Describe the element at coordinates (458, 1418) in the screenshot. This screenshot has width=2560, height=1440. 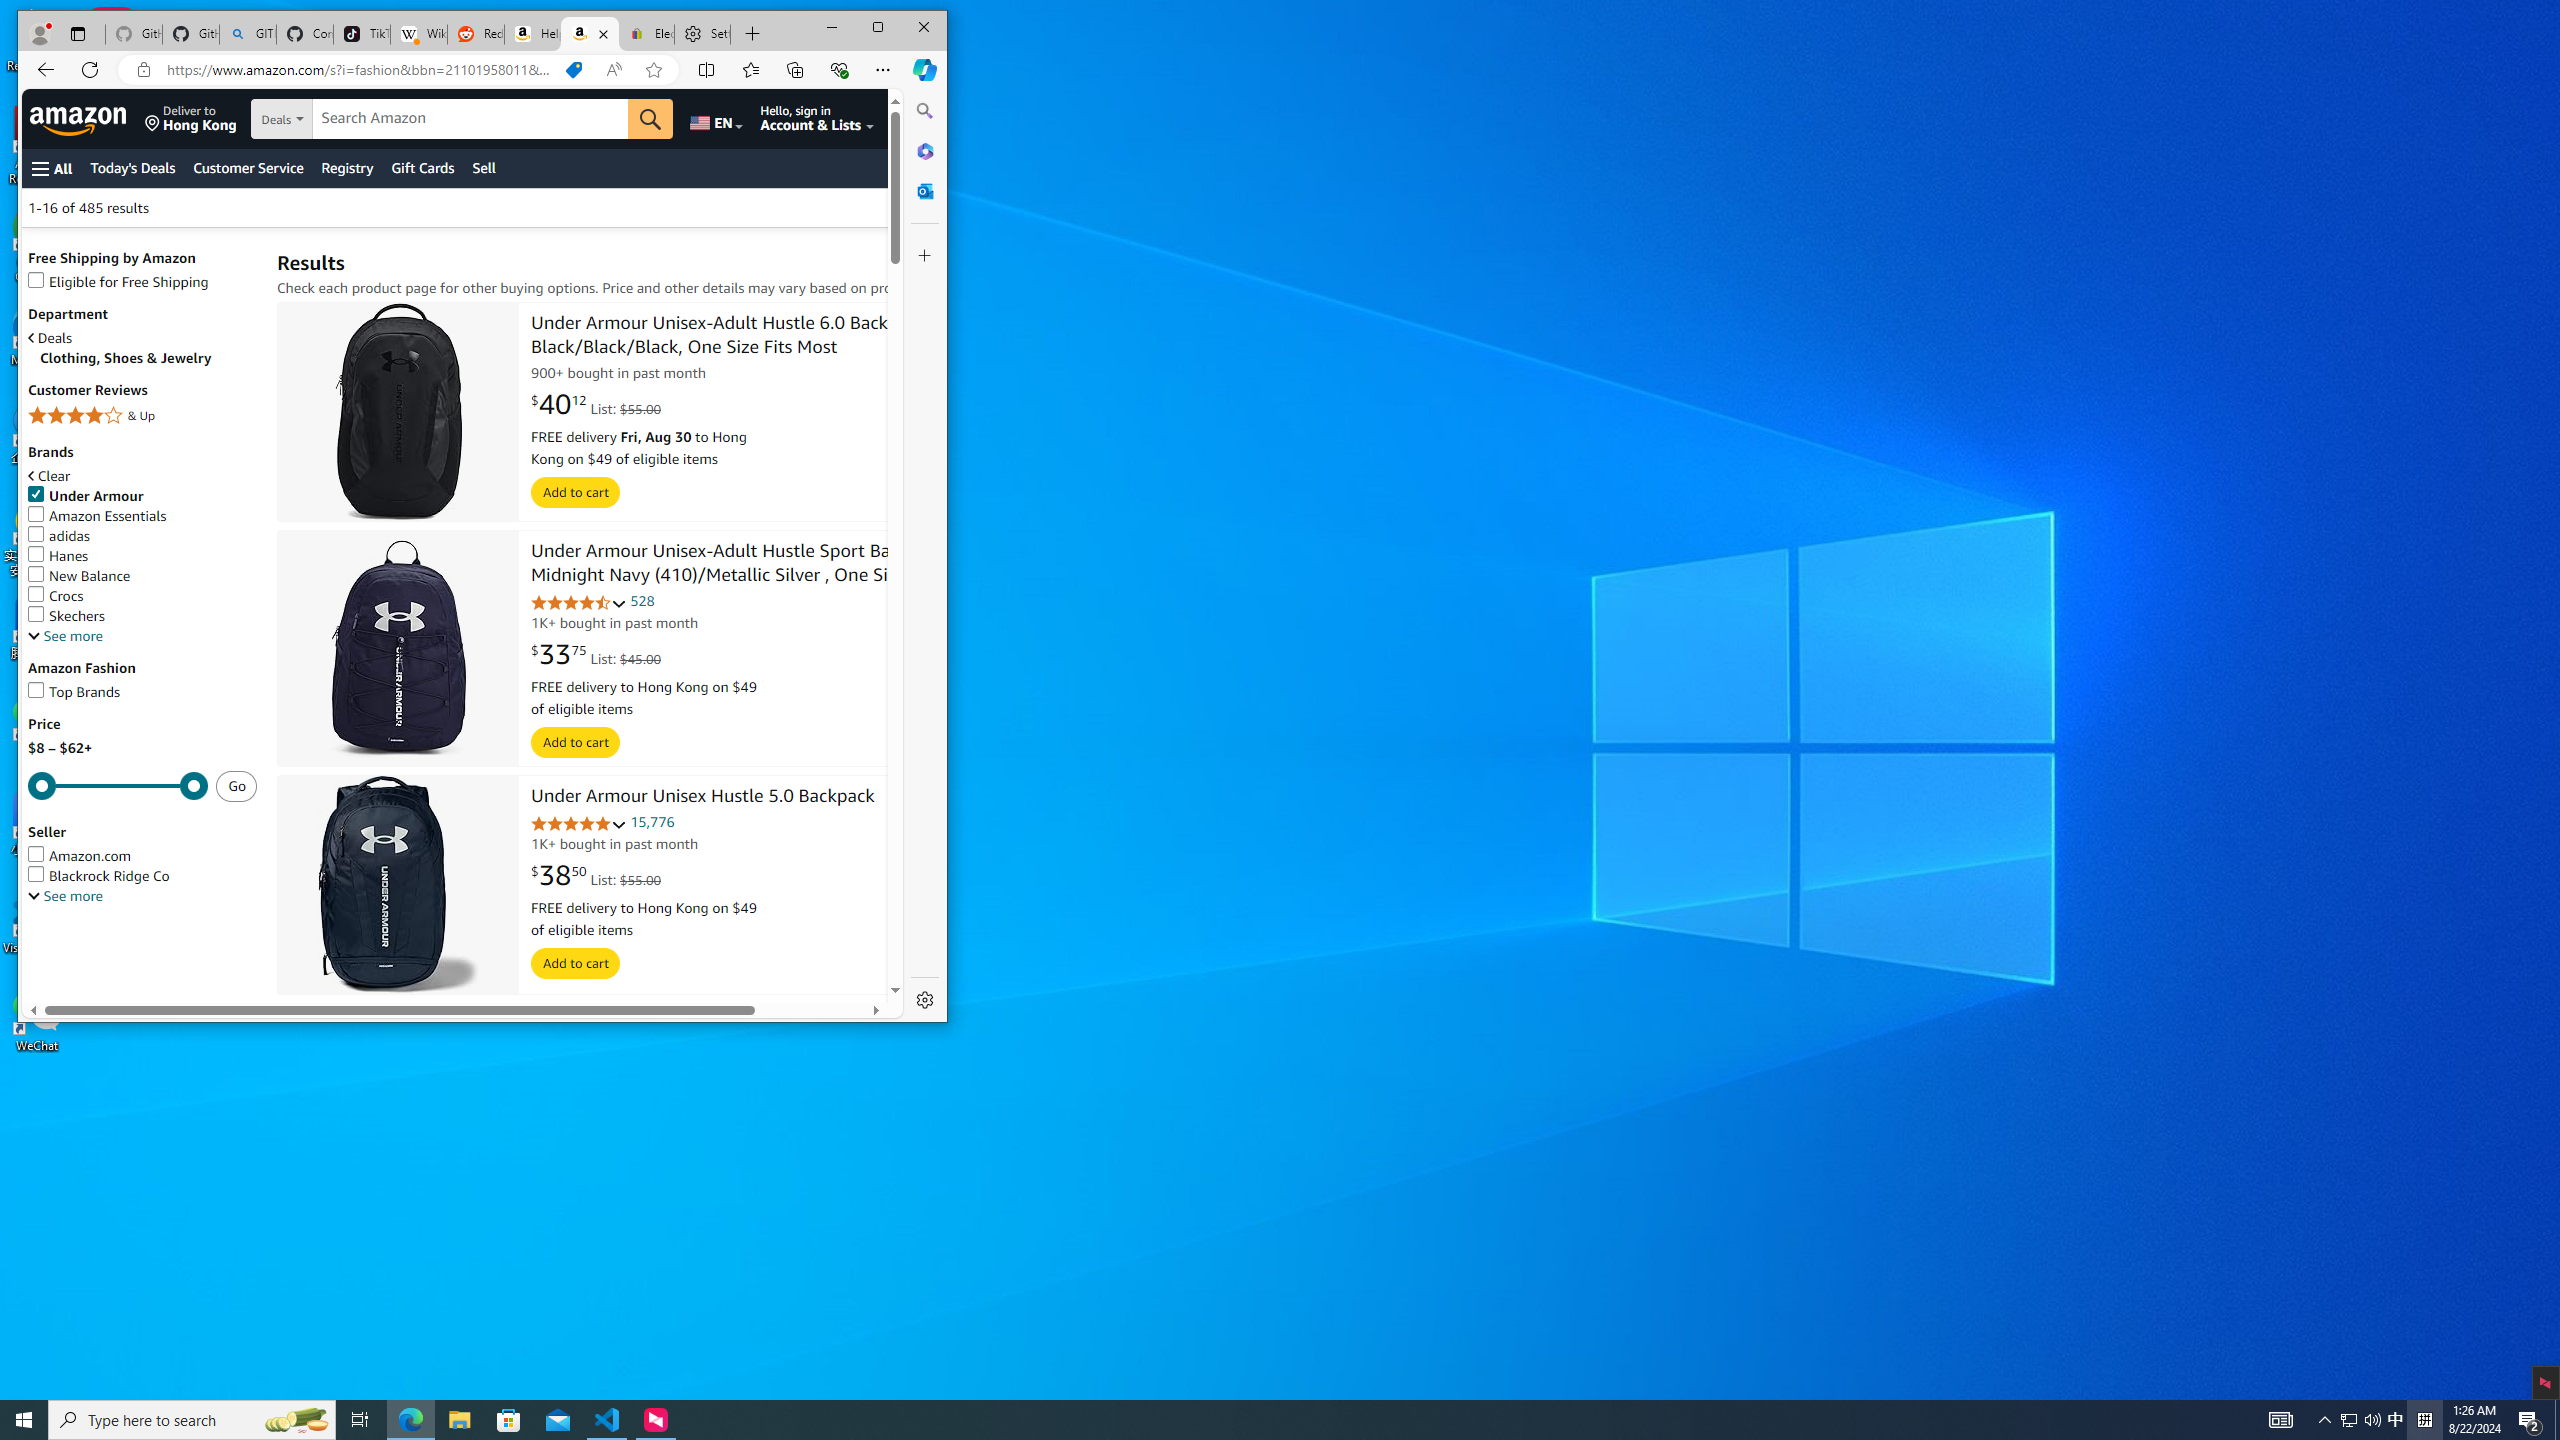
I see `'File Explorer'` at that location.